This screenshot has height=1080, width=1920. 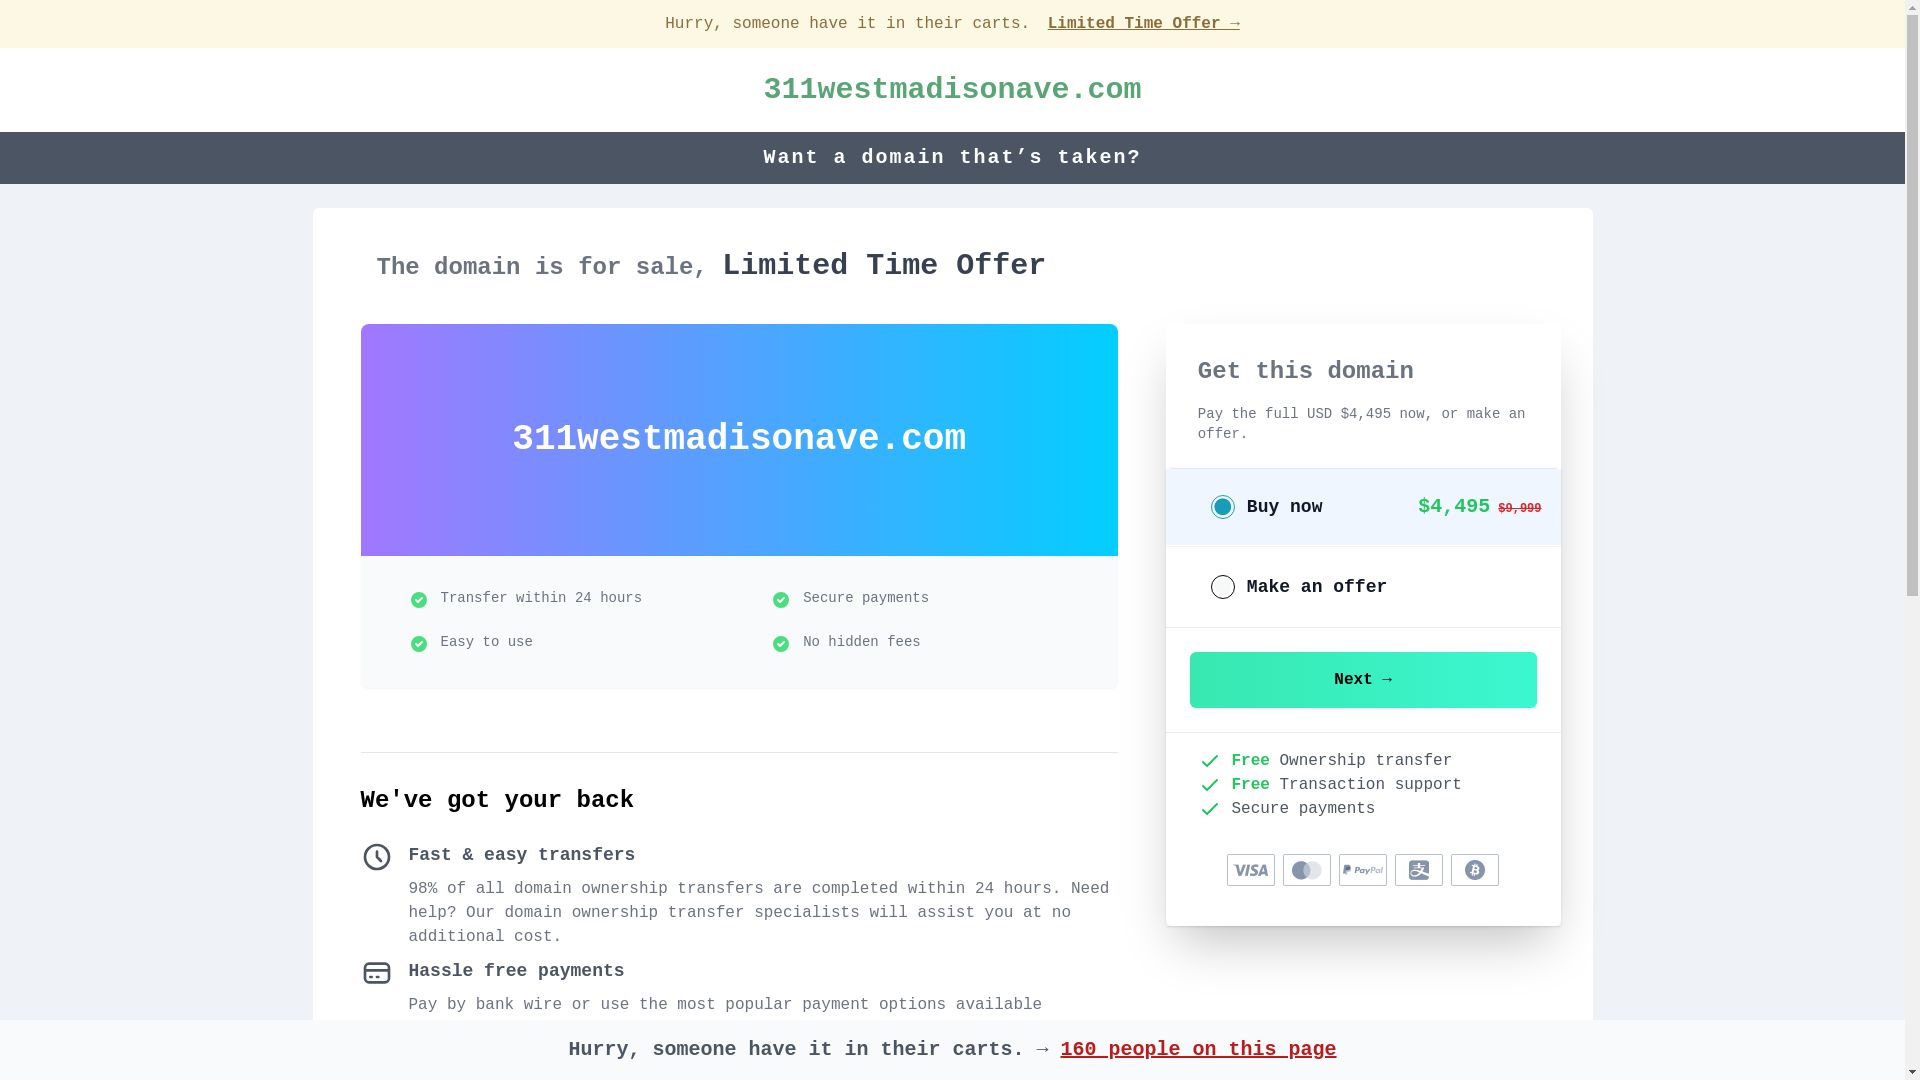 I want to click on '311westmadisonave.com', so click(x=950, y=88).